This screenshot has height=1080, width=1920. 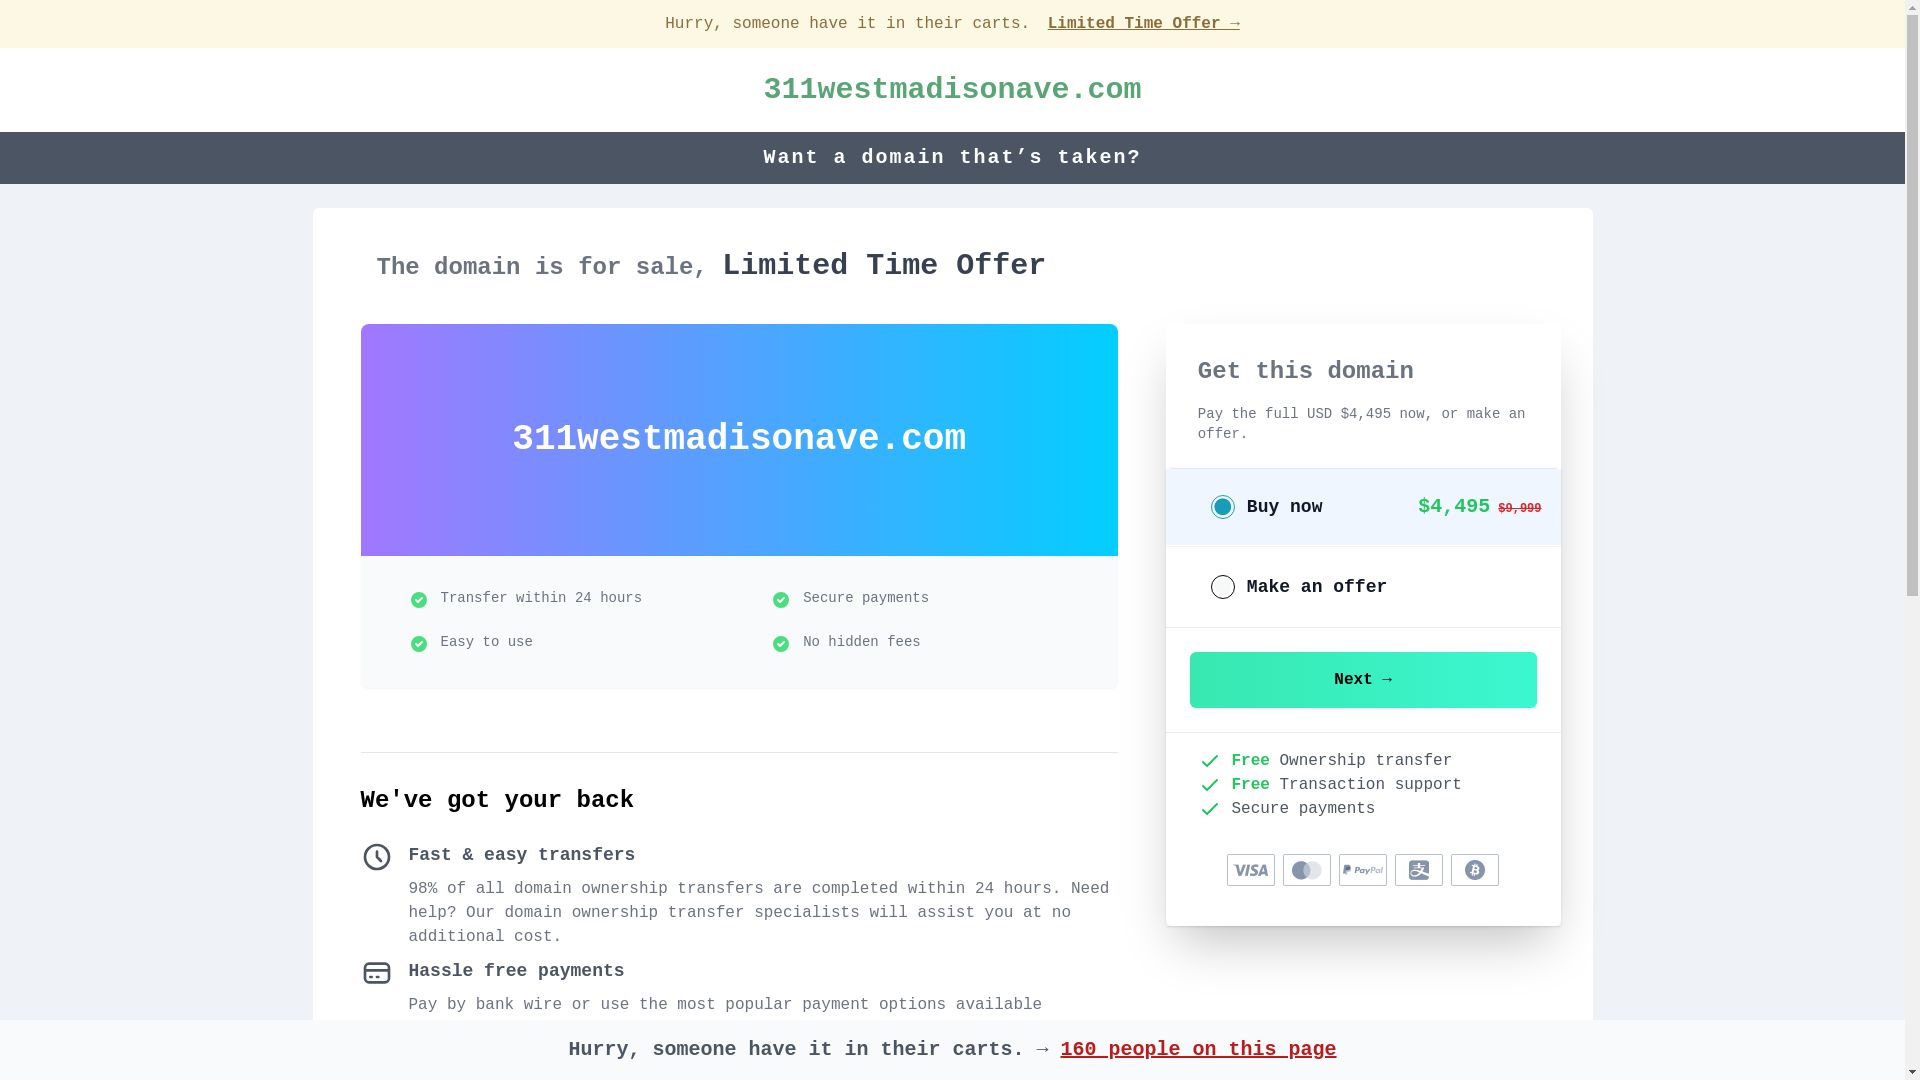 I want to click on '311westmadisonave.com', so click(x=950, y=88).